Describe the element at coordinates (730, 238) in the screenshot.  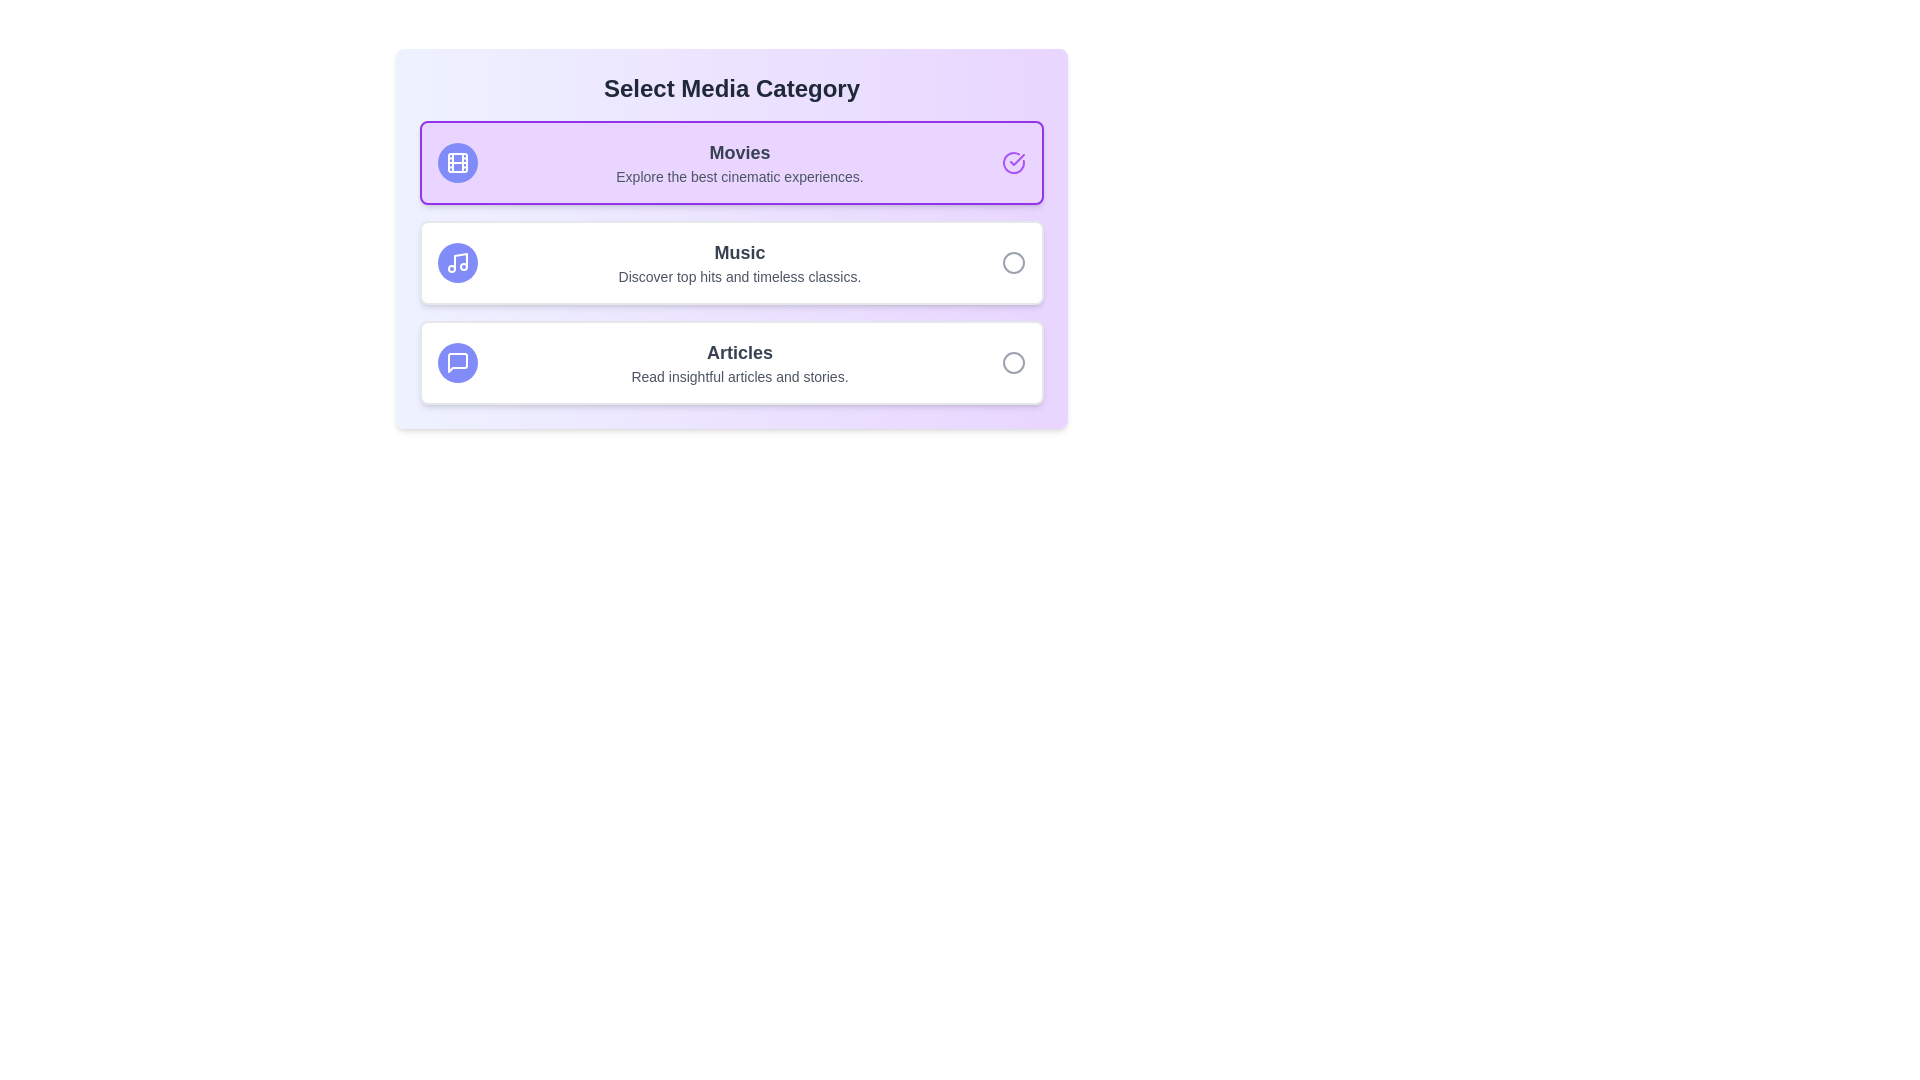
I see `a category row within the Selector card component titled 'Select Media Category'` at that location.